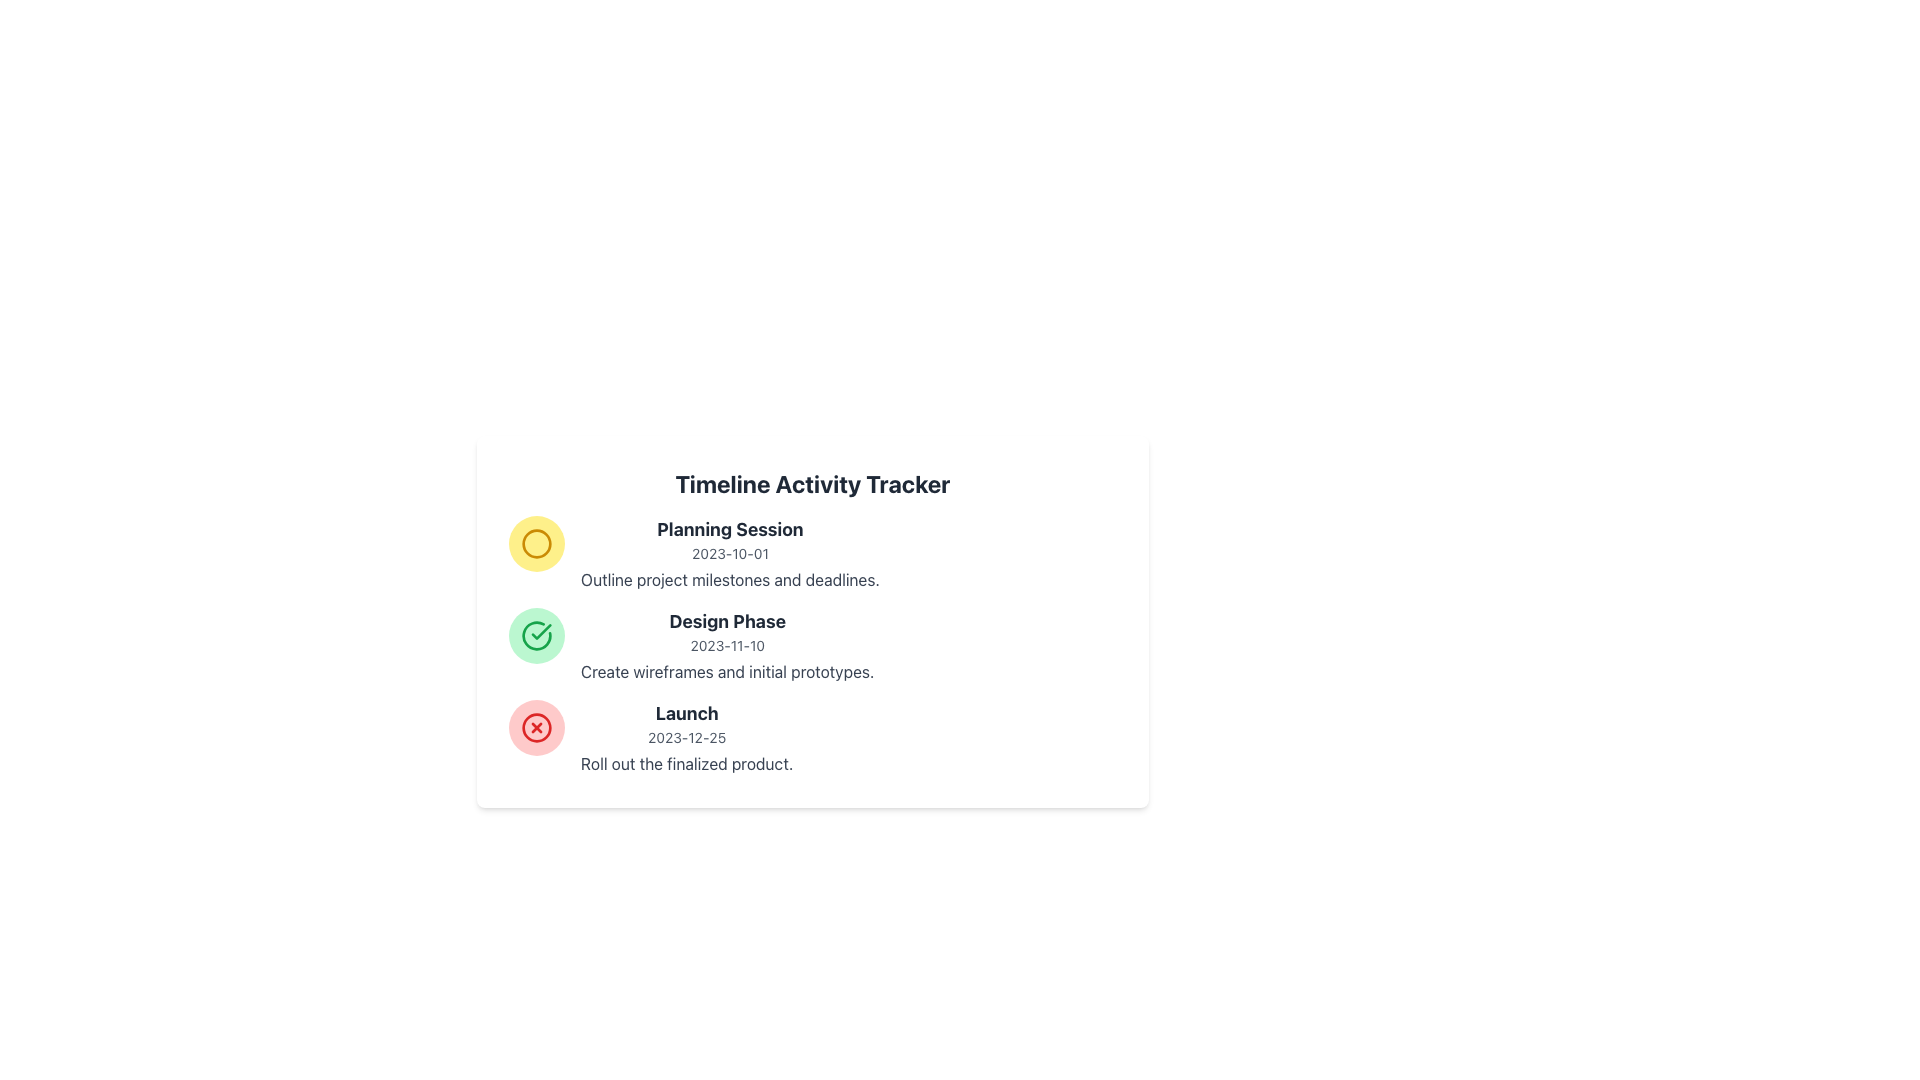 The width and height of the screenshot is (1920, 1080). I want to click on the decorative circle icon associated with the 'Planning Session' item in the timeline list, located at the upper-left corner of the 'Timeline Activity Tracker' section, so click(537, 543).